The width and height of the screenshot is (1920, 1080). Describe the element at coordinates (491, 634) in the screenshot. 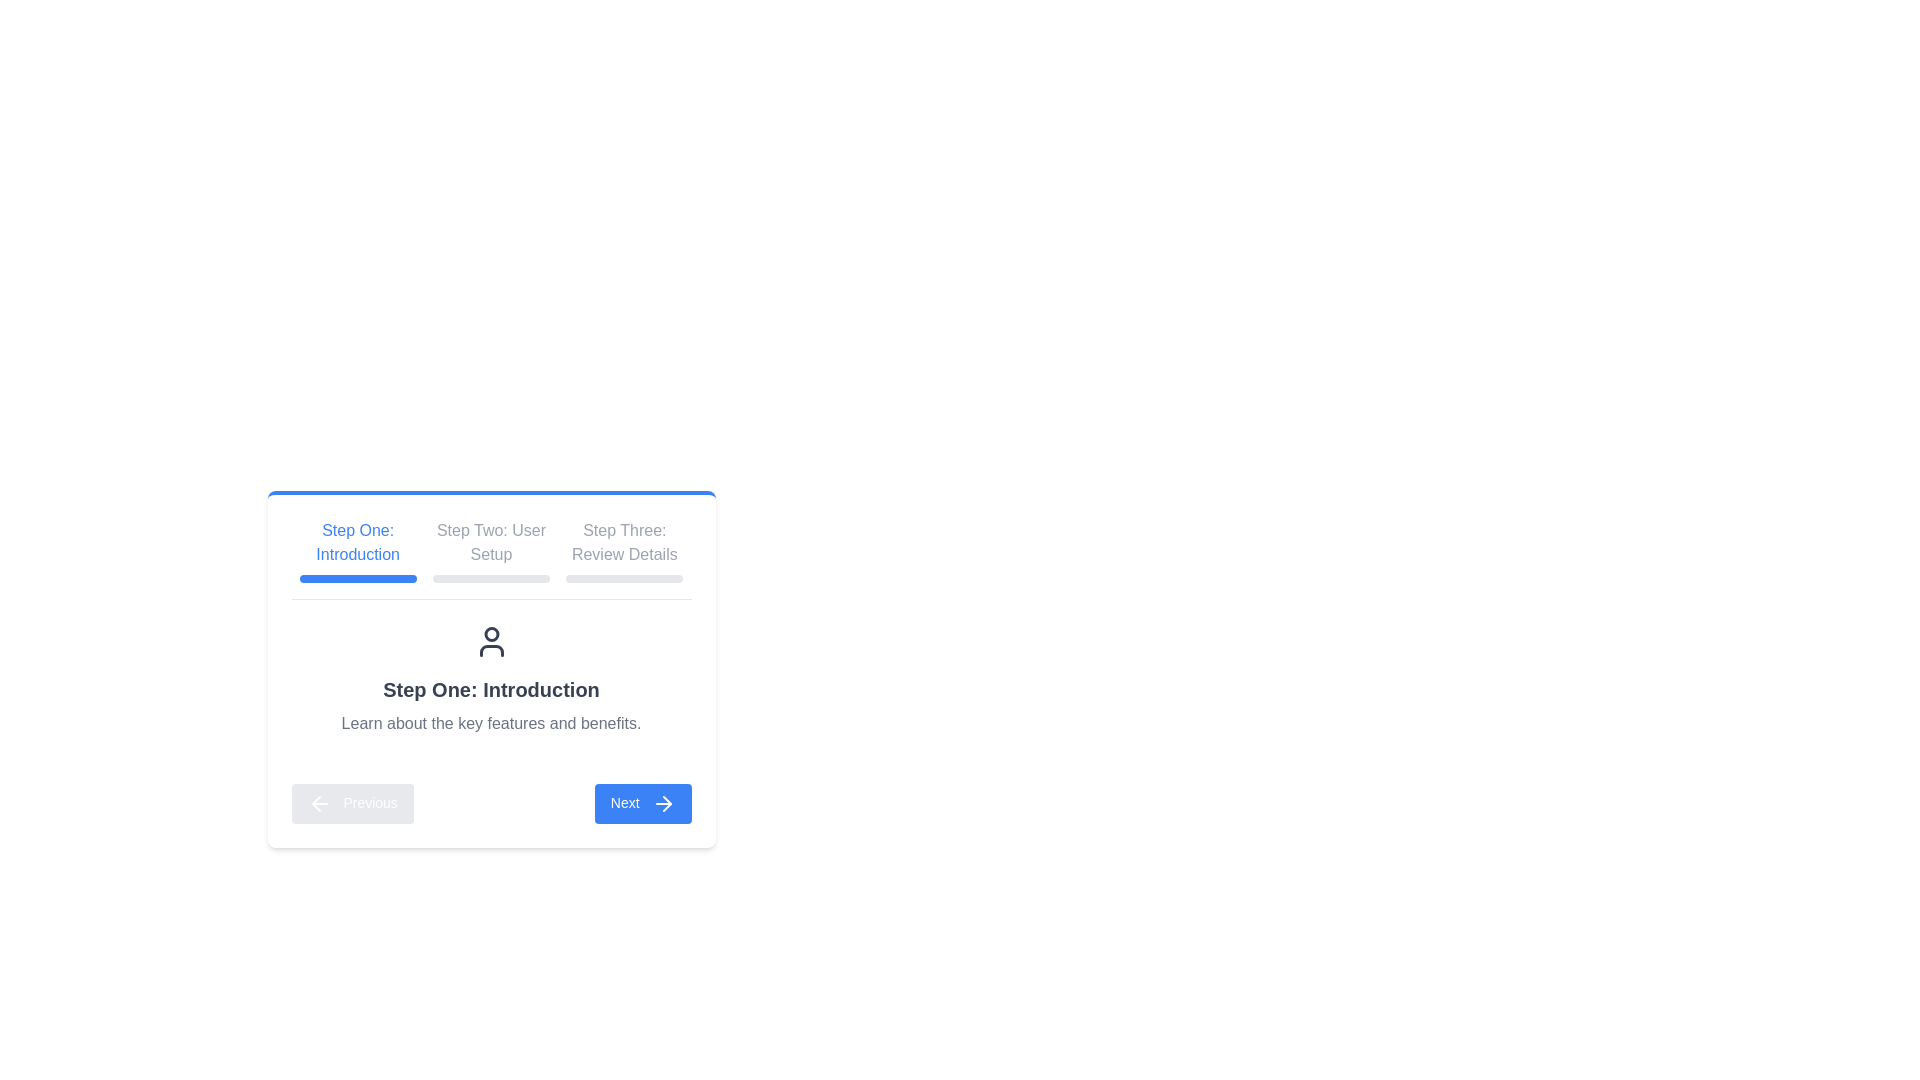

I see `the SVG Circle representing the user's head in the avatar icon, which is centered below the tab navigation bar` at that location.